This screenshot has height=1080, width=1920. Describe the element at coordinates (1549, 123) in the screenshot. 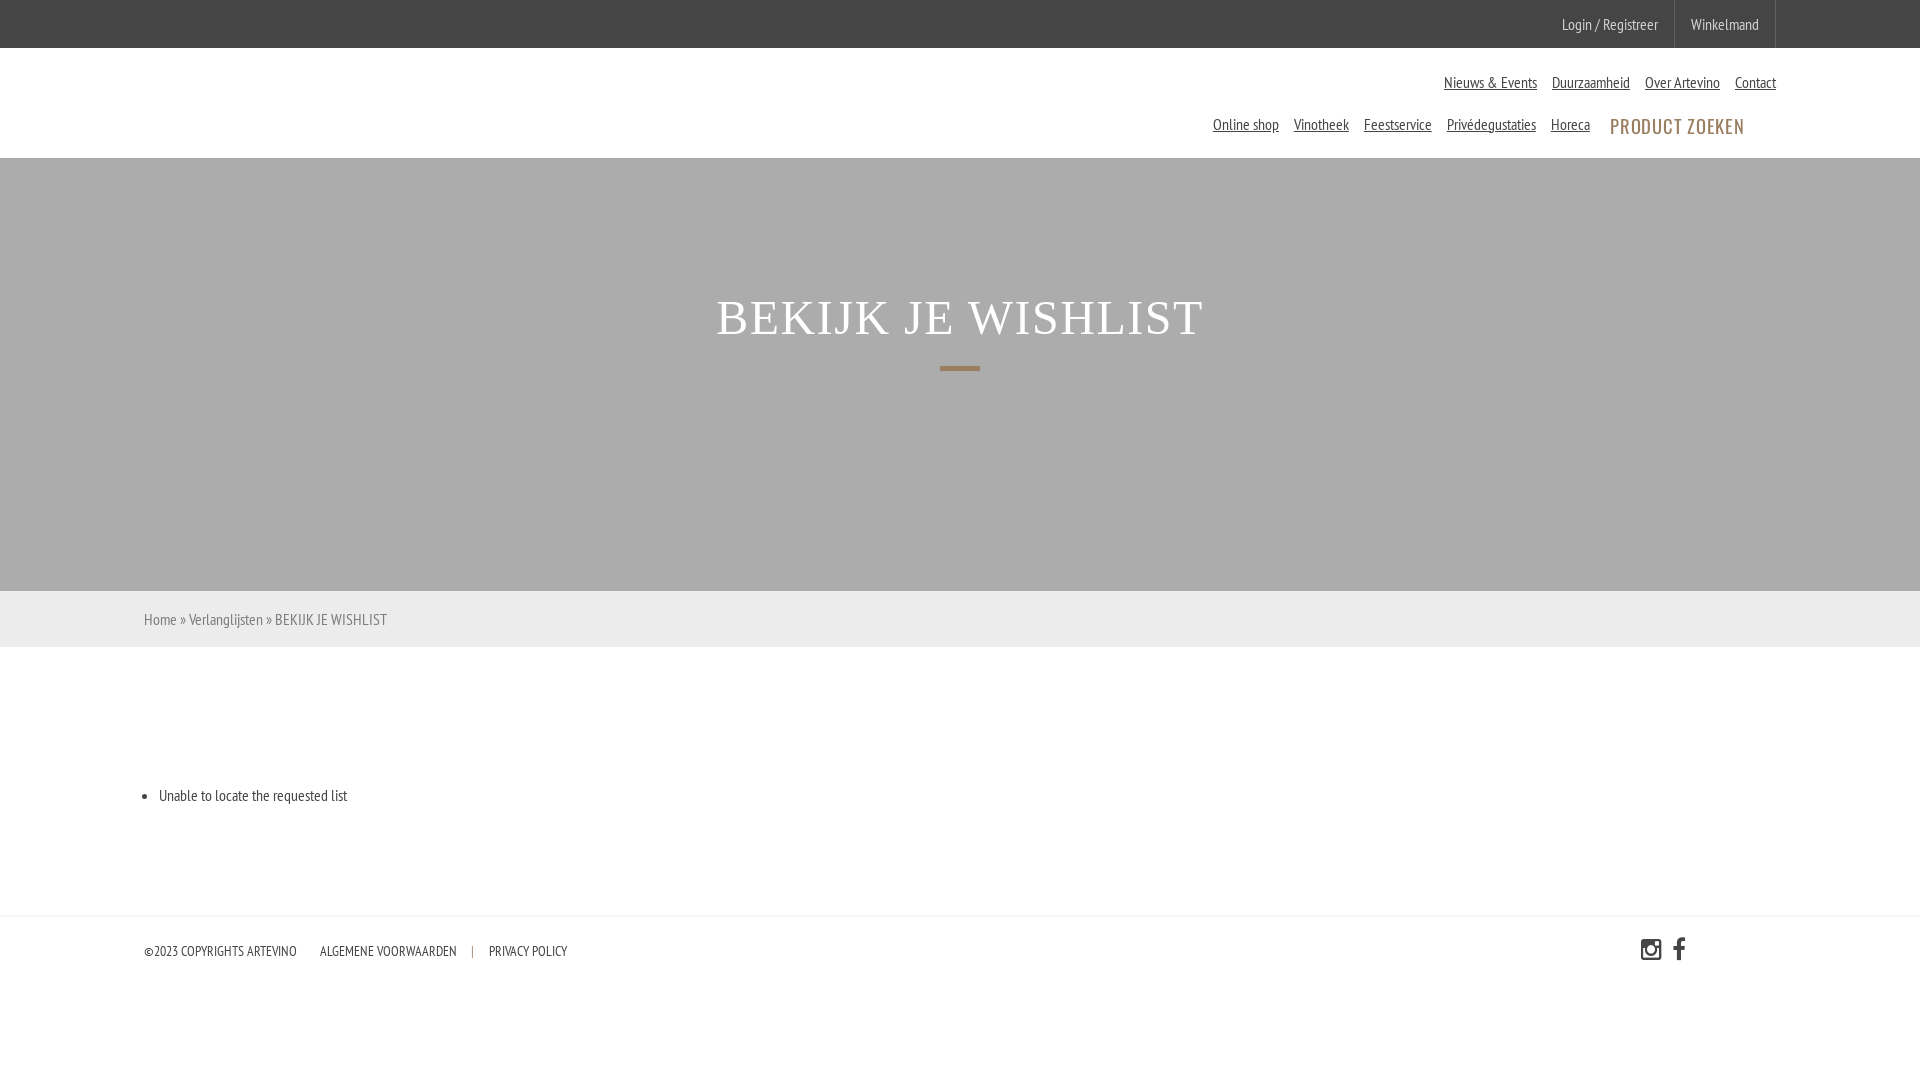

I see `'Horeca'` at that location.